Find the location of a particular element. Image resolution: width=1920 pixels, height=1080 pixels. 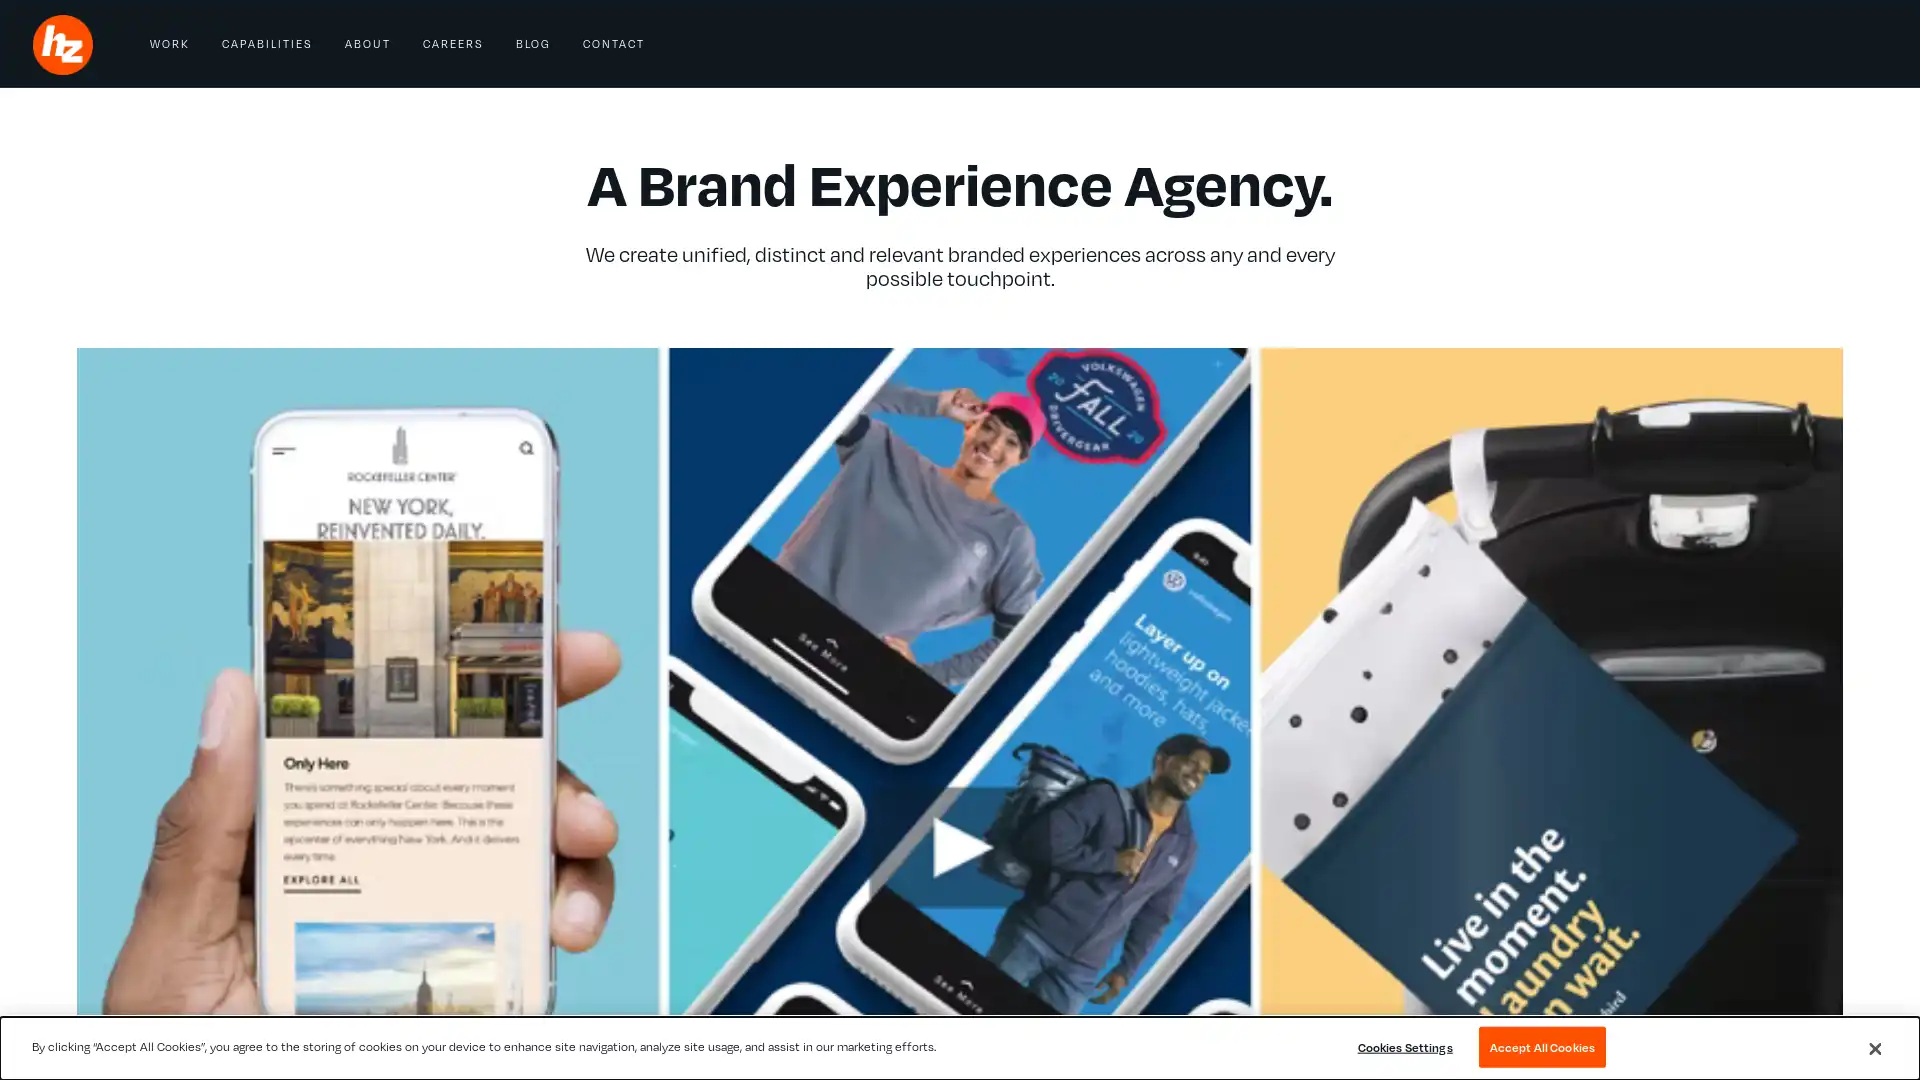

Cookies Settings is located at coordinates (1398, 1045).